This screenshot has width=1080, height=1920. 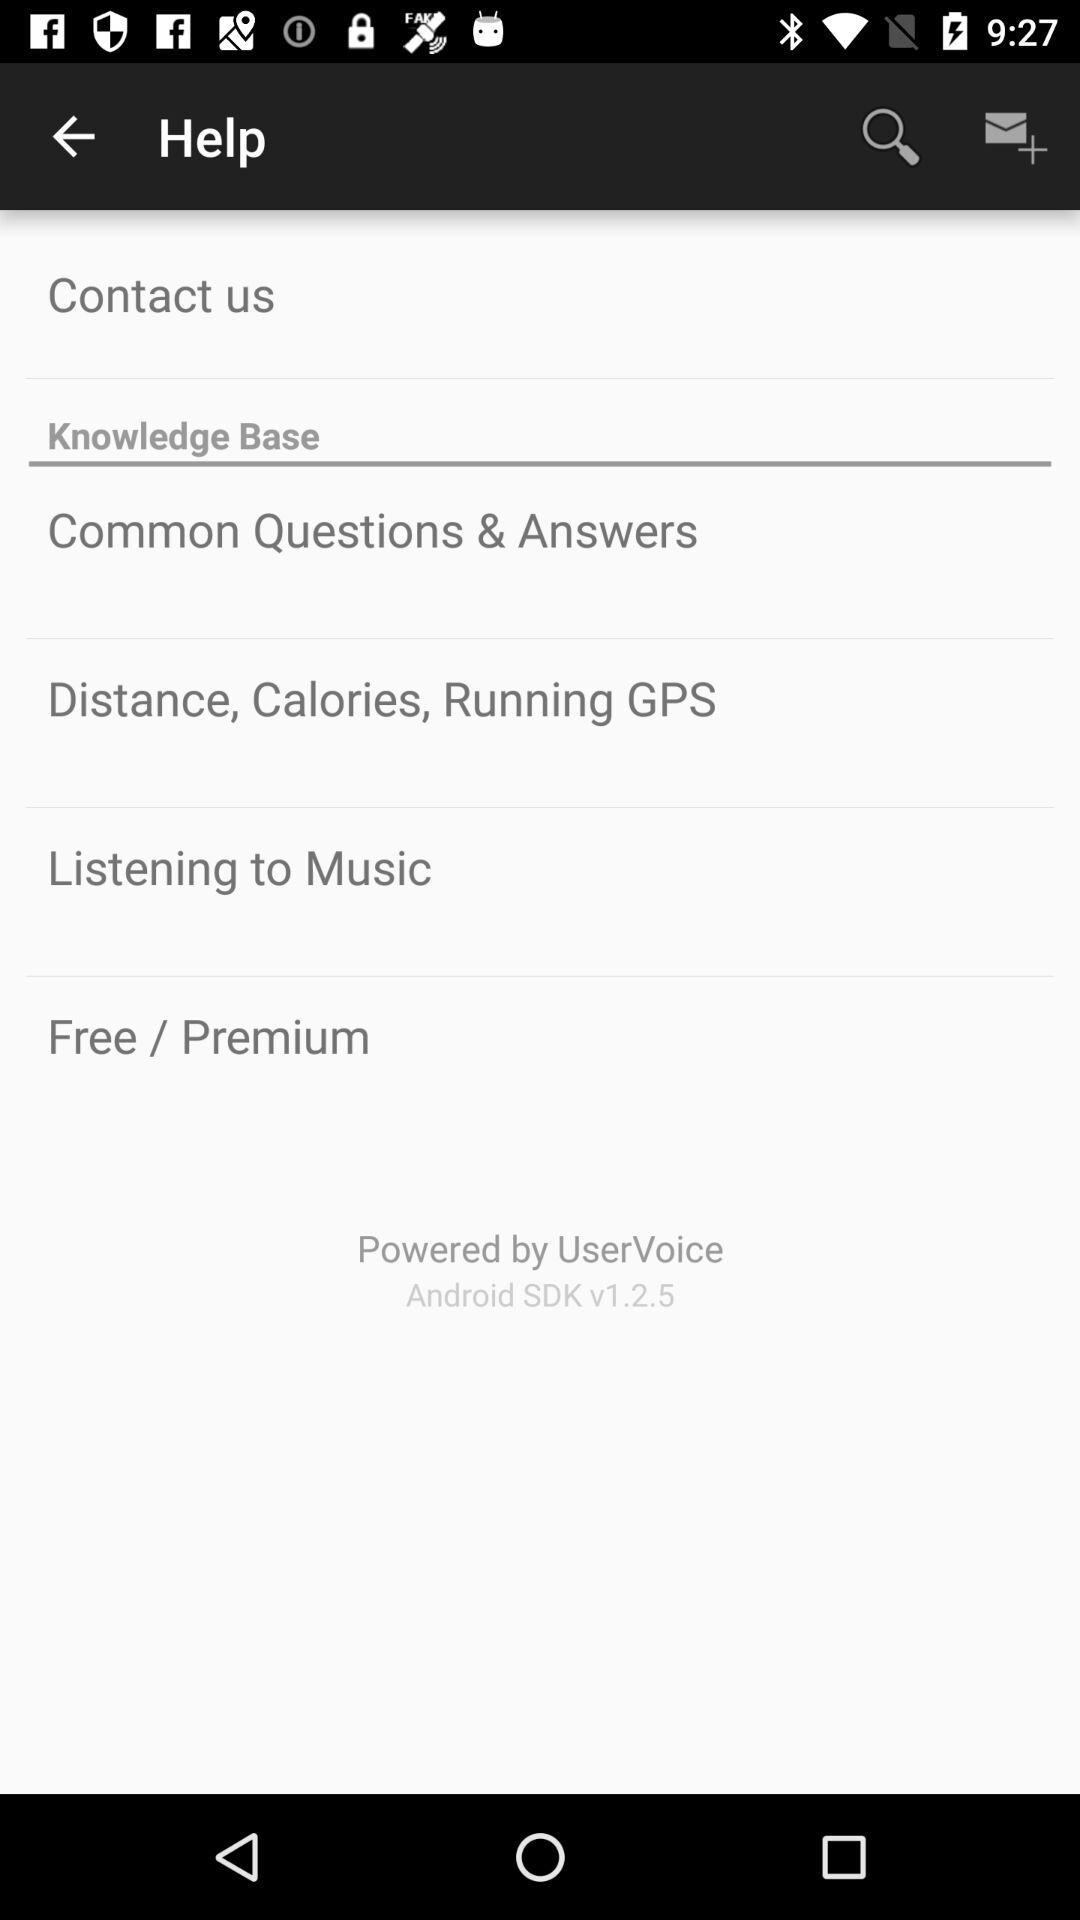 I want to click on item to the left of help, so click(x=72, y=135).